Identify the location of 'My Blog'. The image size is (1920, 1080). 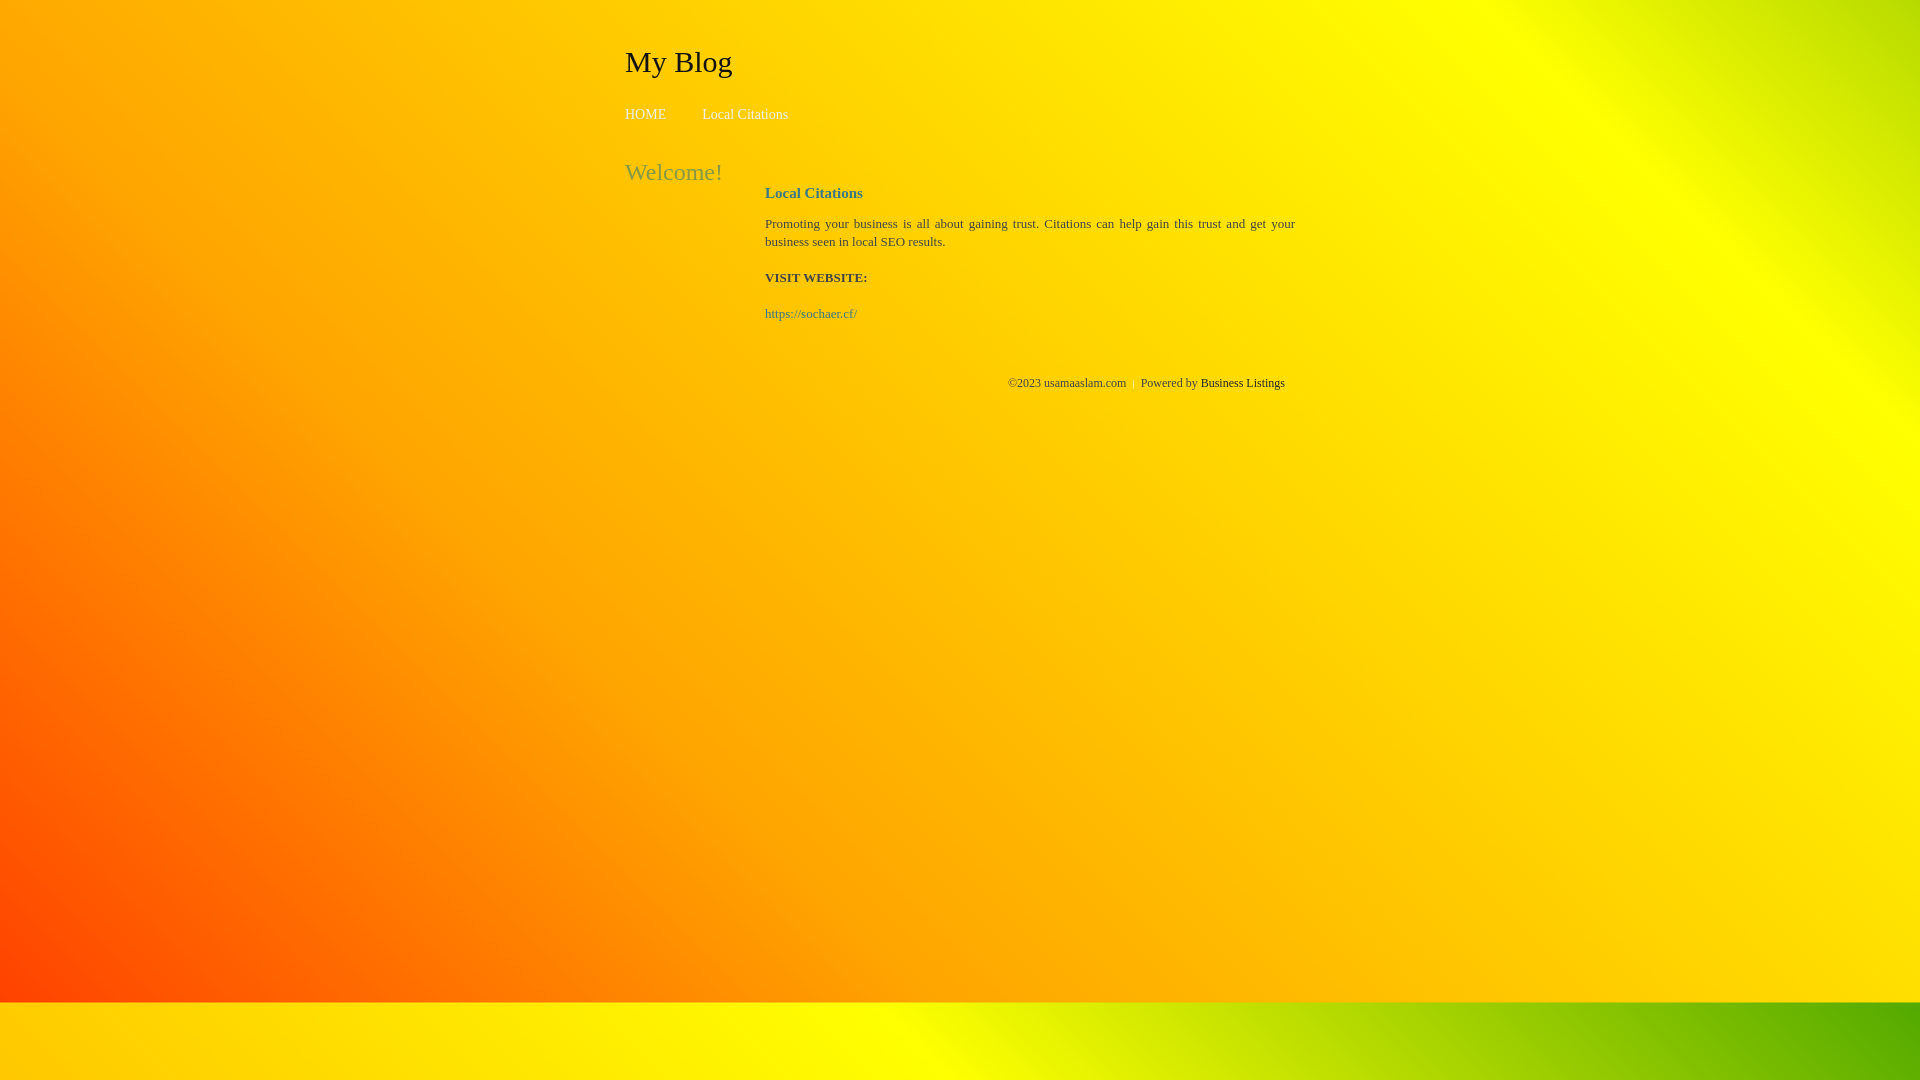
(678, 60).